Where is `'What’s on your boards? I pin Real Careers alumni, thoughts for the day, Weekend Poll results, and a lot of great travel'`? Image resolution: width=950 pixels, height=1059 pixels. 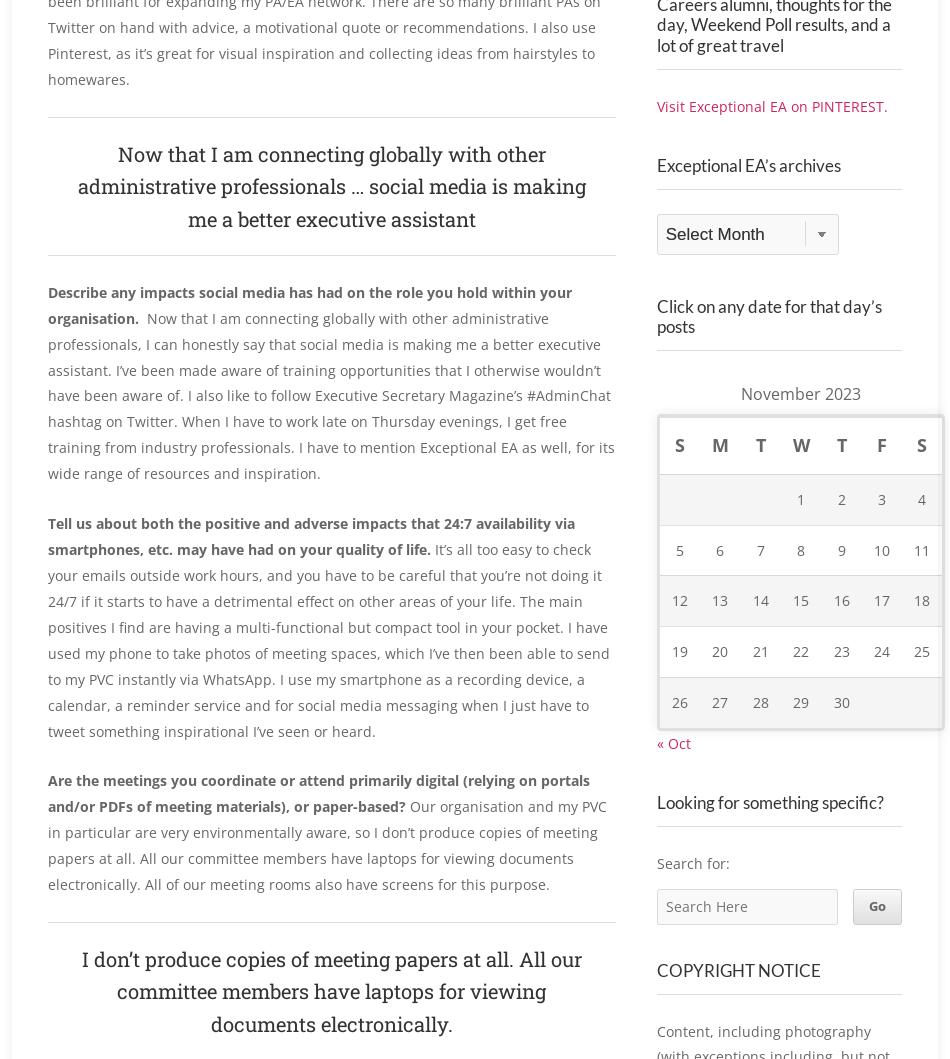
'What’s on your boards? I pin Real Careers alumni, thoughts for the day, Weekend Poll results, and a lot of great travel' is located at coordinates (775, 58).